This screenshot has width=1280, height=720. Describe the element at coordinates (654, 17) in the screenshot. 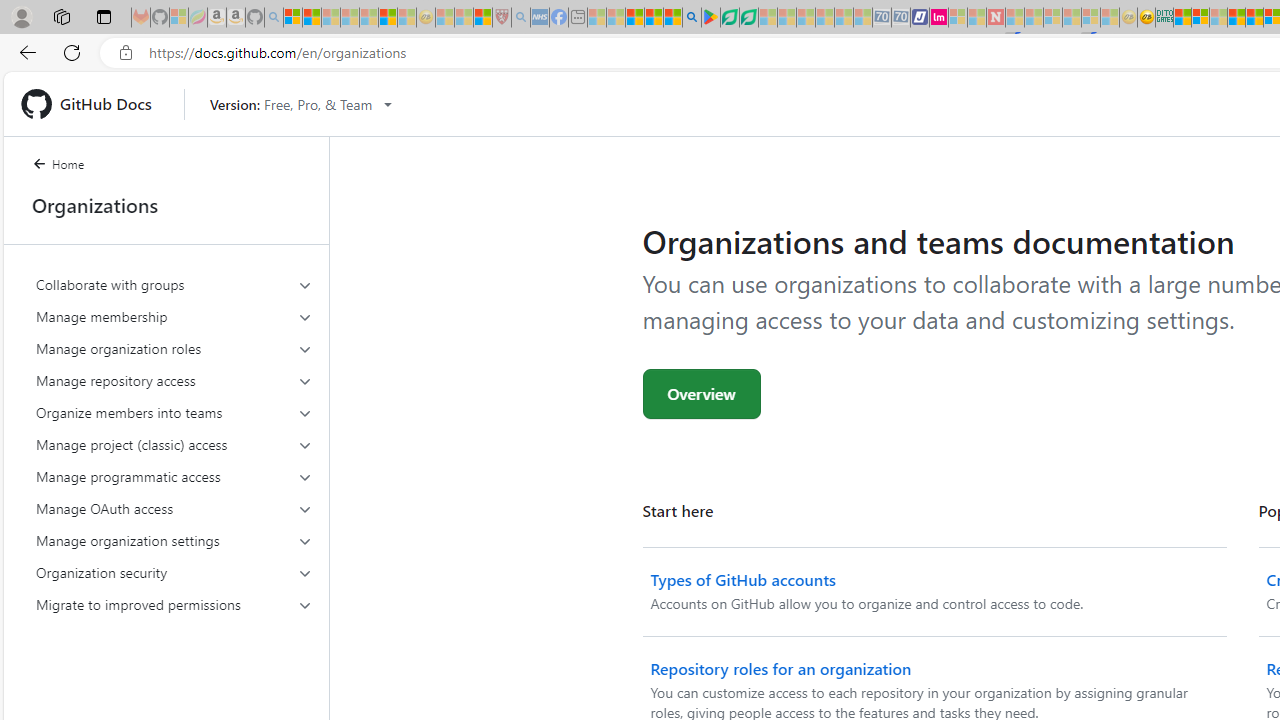

I see `'Pets - MSN'` at that location.